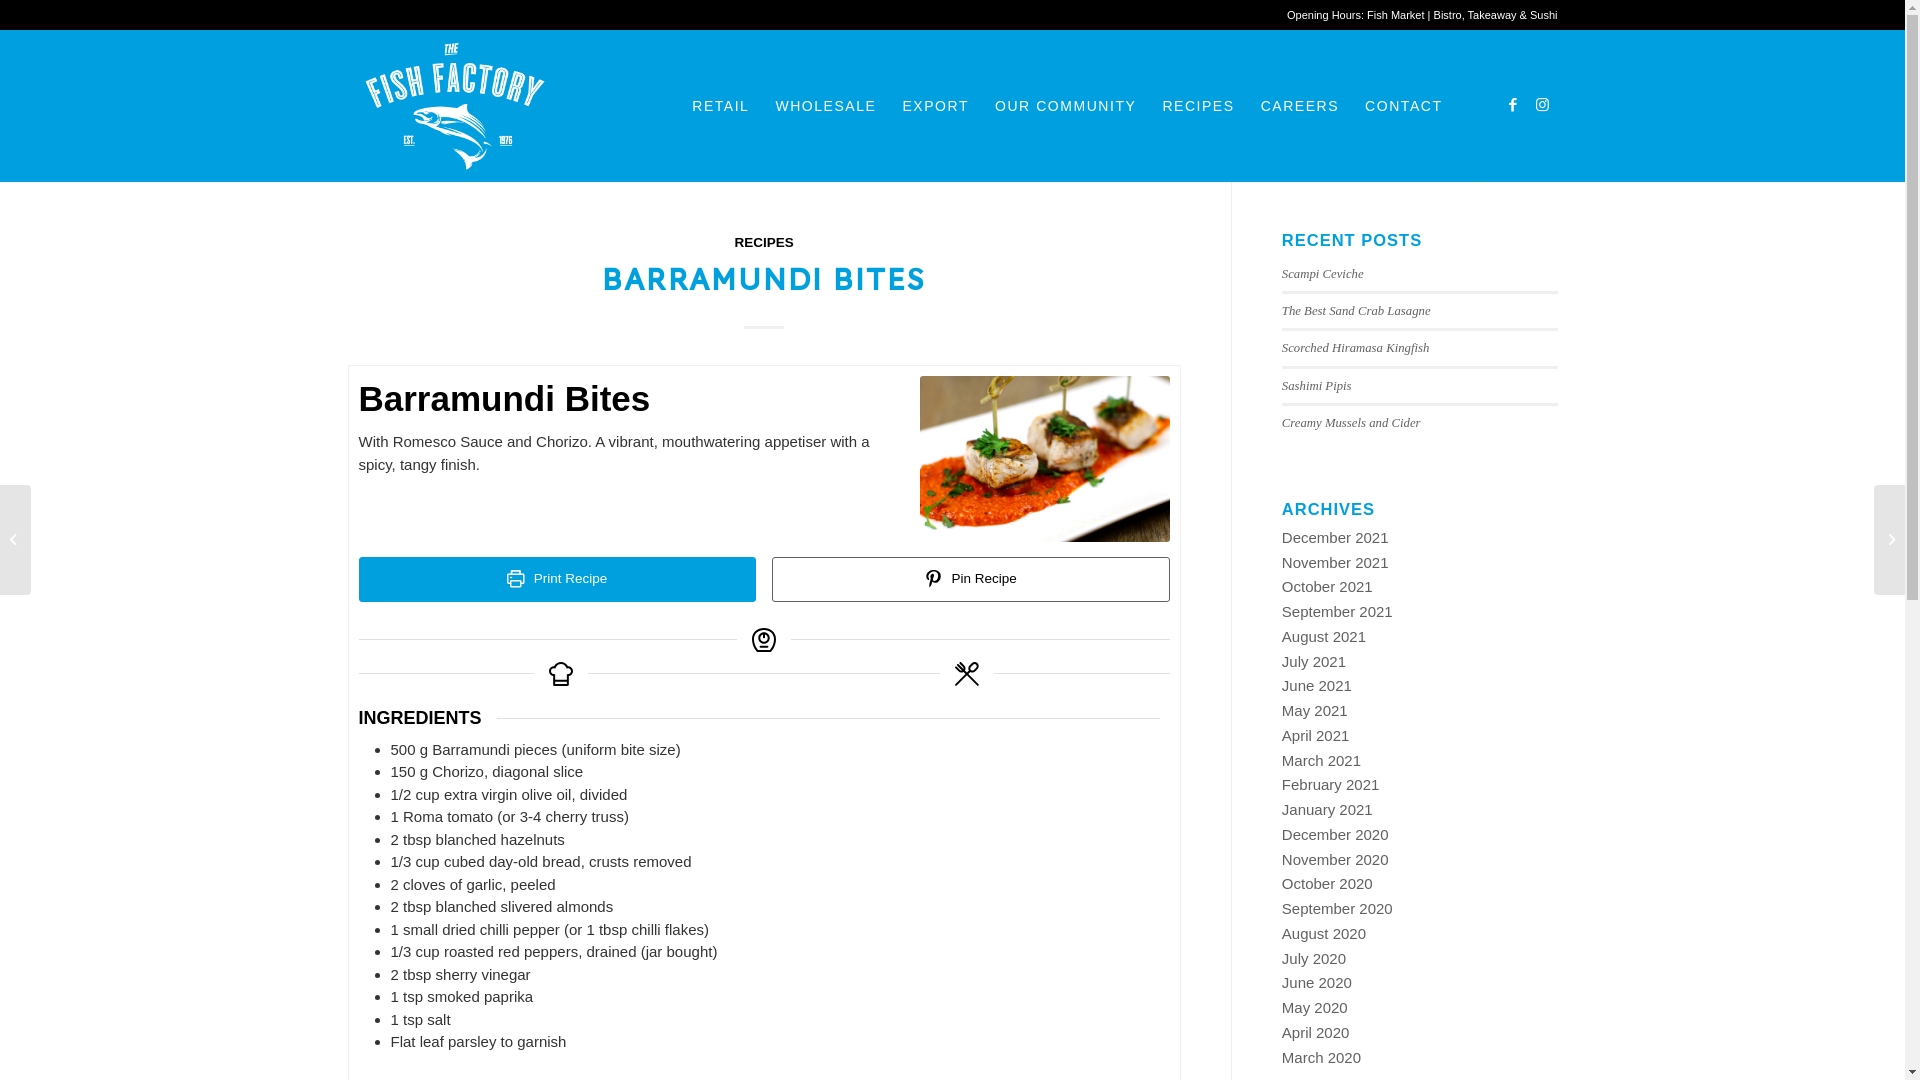  What do you see at coordinates (1327, 585) in the screenshot?
I see `'October 2021'` at bounding box center [1327, 585].